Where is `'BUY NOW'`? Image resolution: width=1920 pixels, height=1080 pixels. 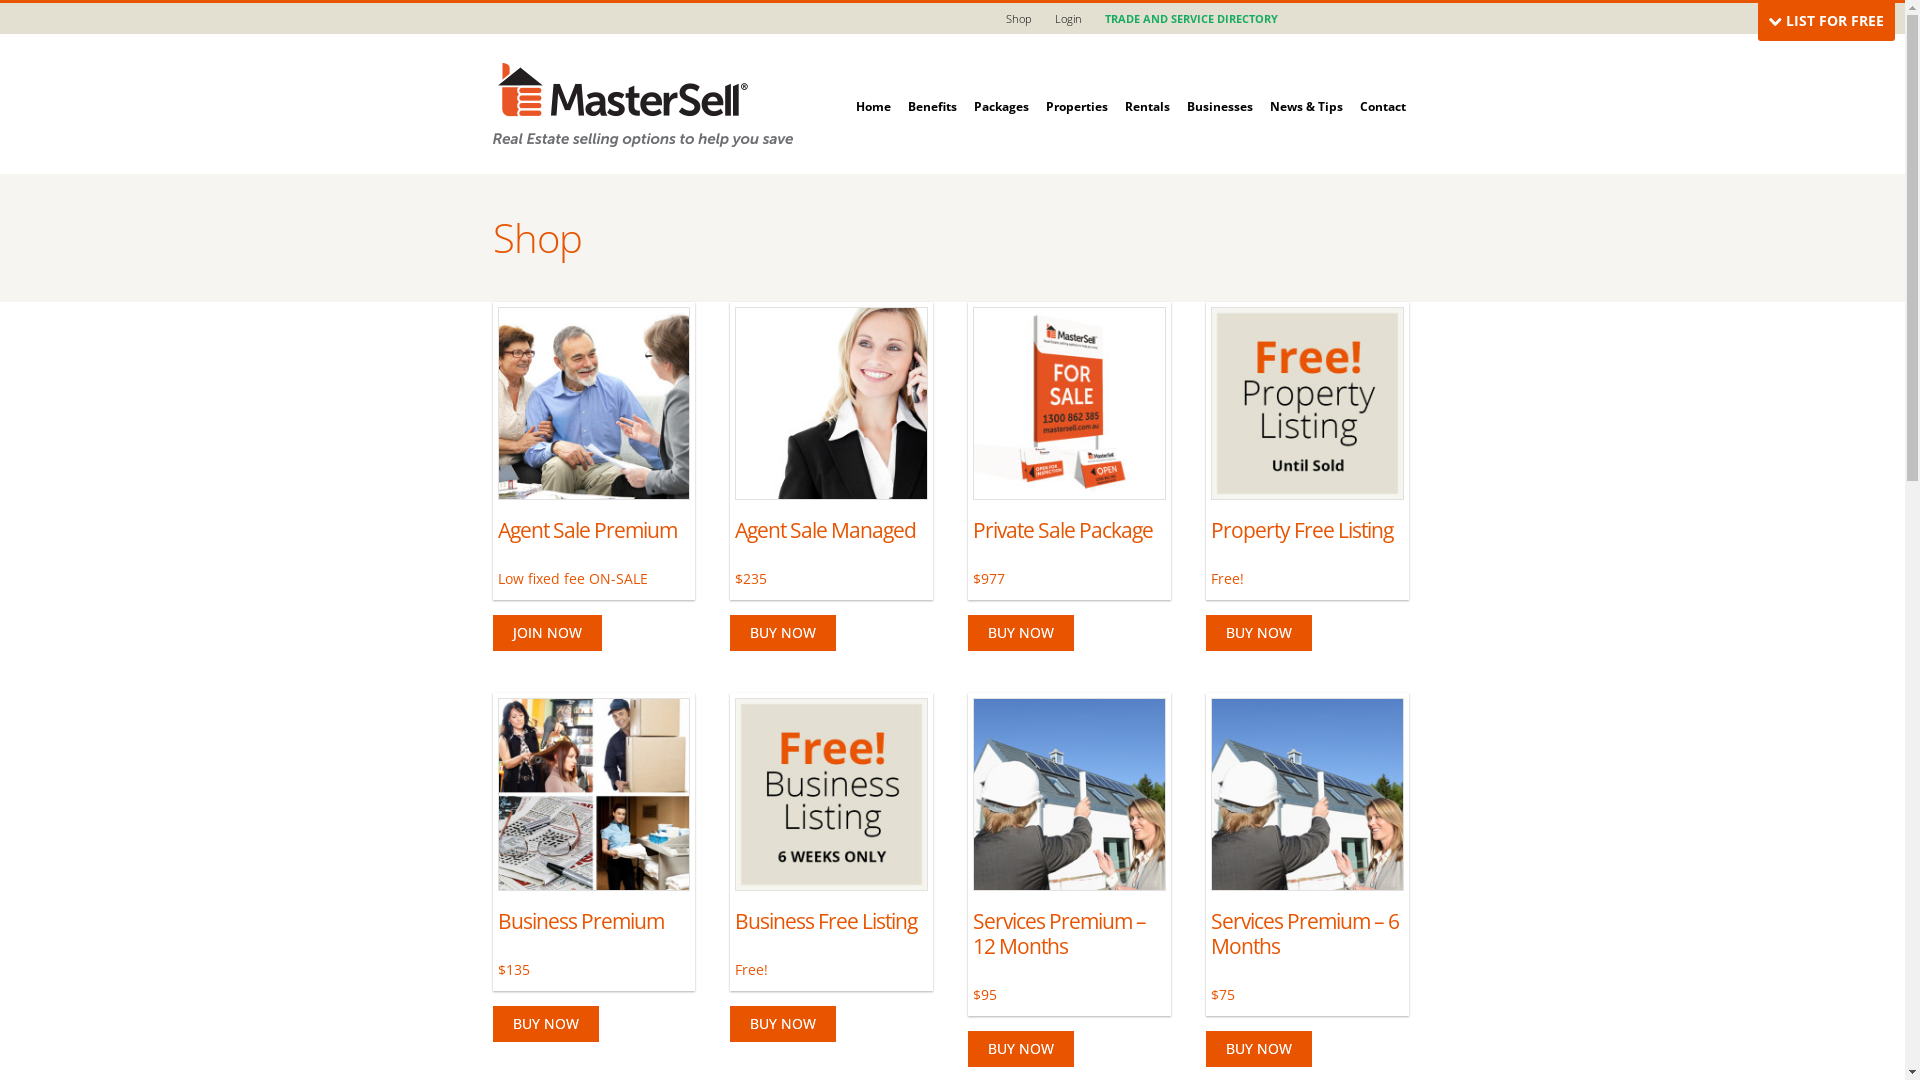 'BUY NOW' is located at coordinates (781, 632).